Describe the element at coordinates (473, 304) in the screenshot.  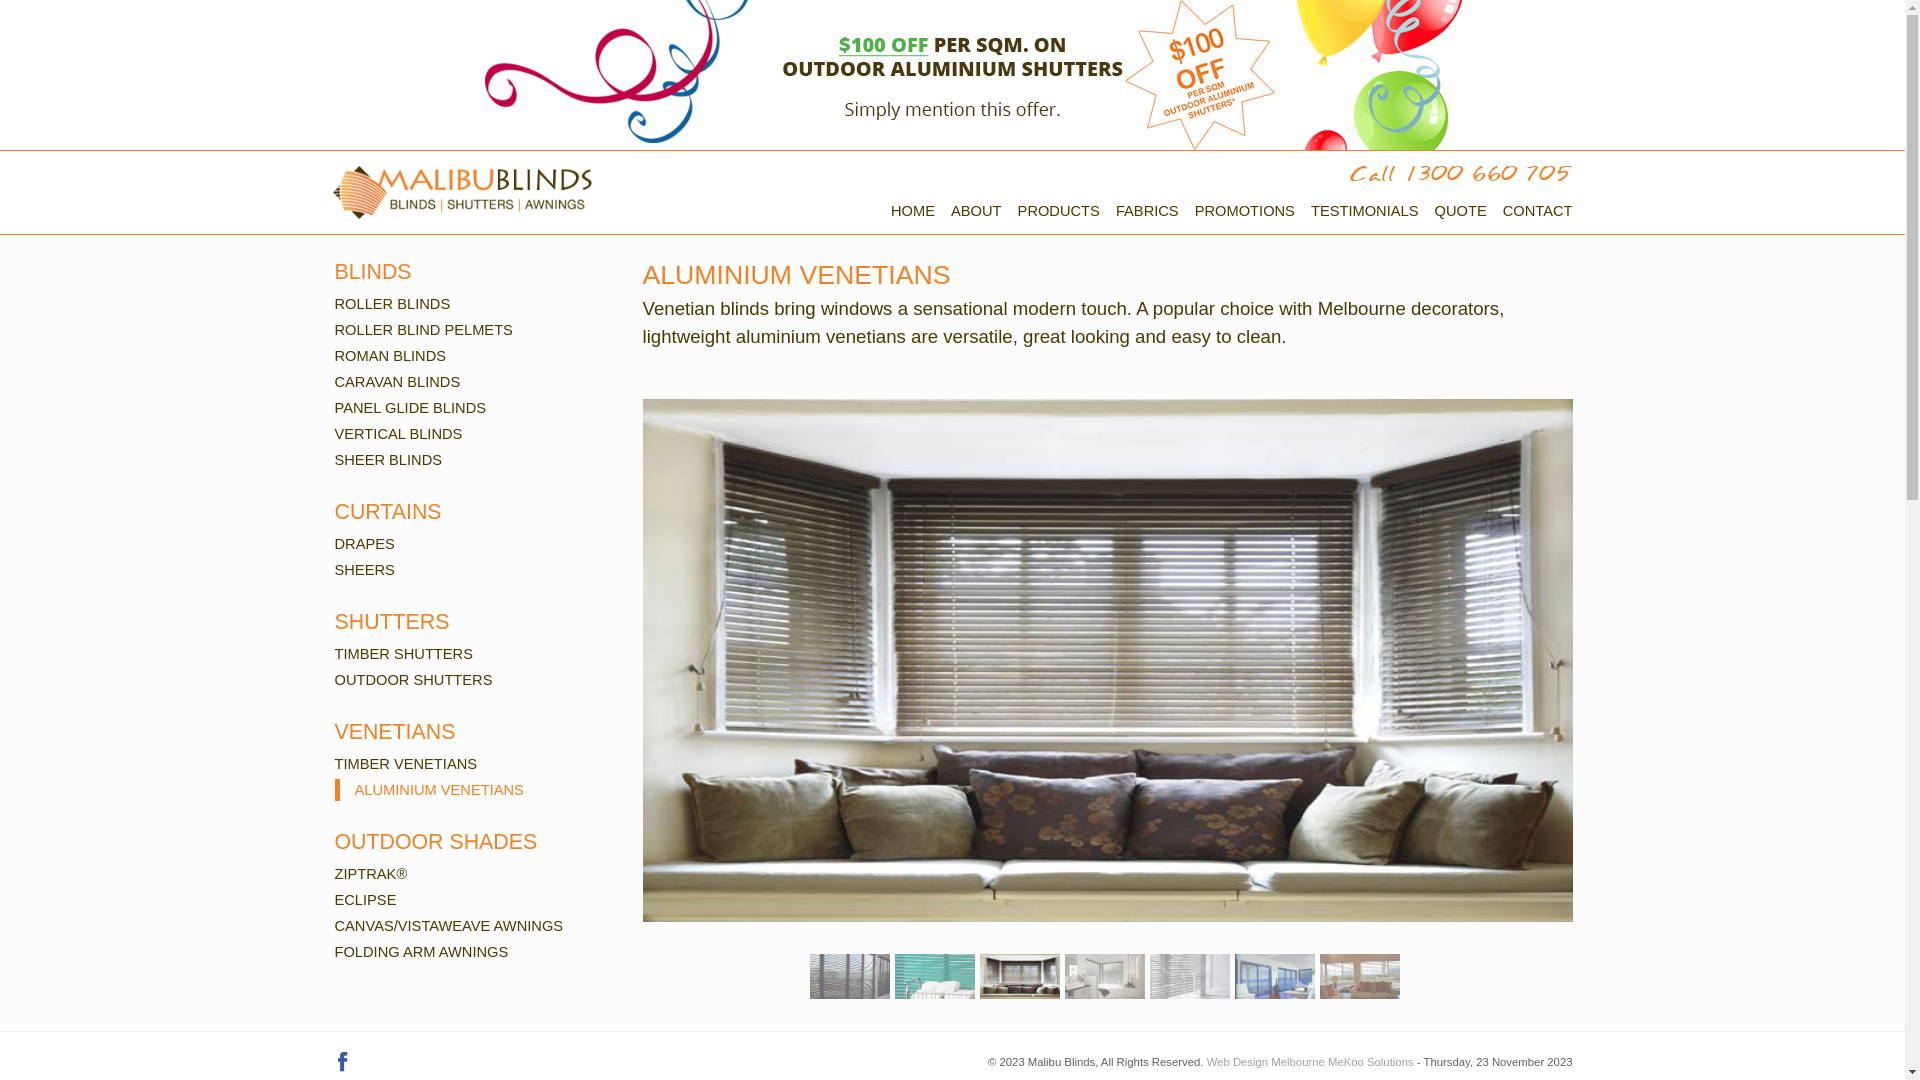
I see `'ROLLER BLINDS'` at that location.